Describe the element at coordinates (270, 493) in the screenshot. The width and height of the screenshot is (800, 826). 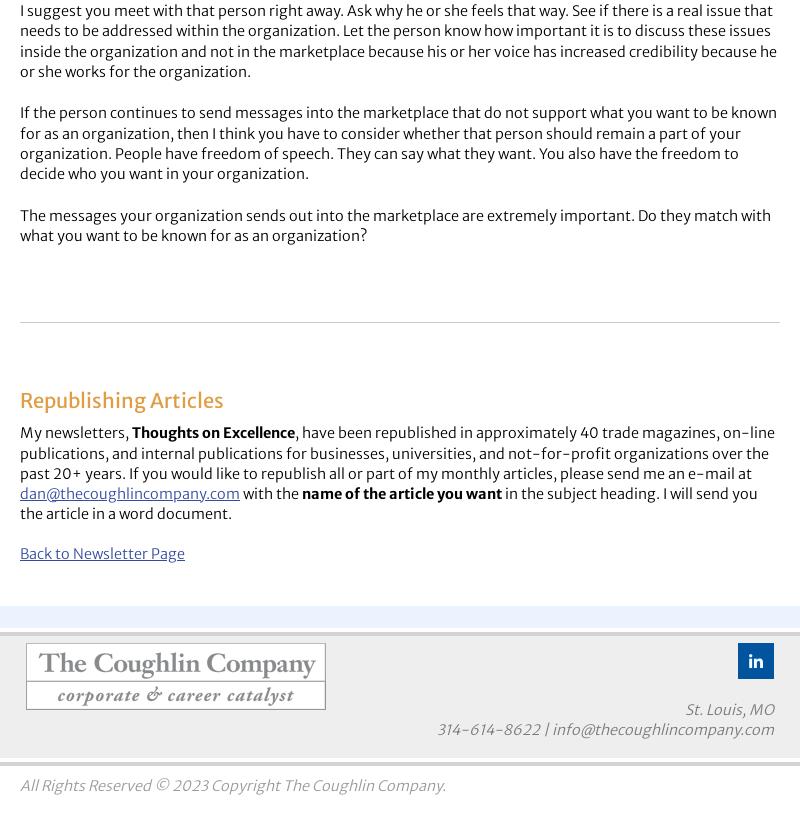
I see `'with the'` at that location.